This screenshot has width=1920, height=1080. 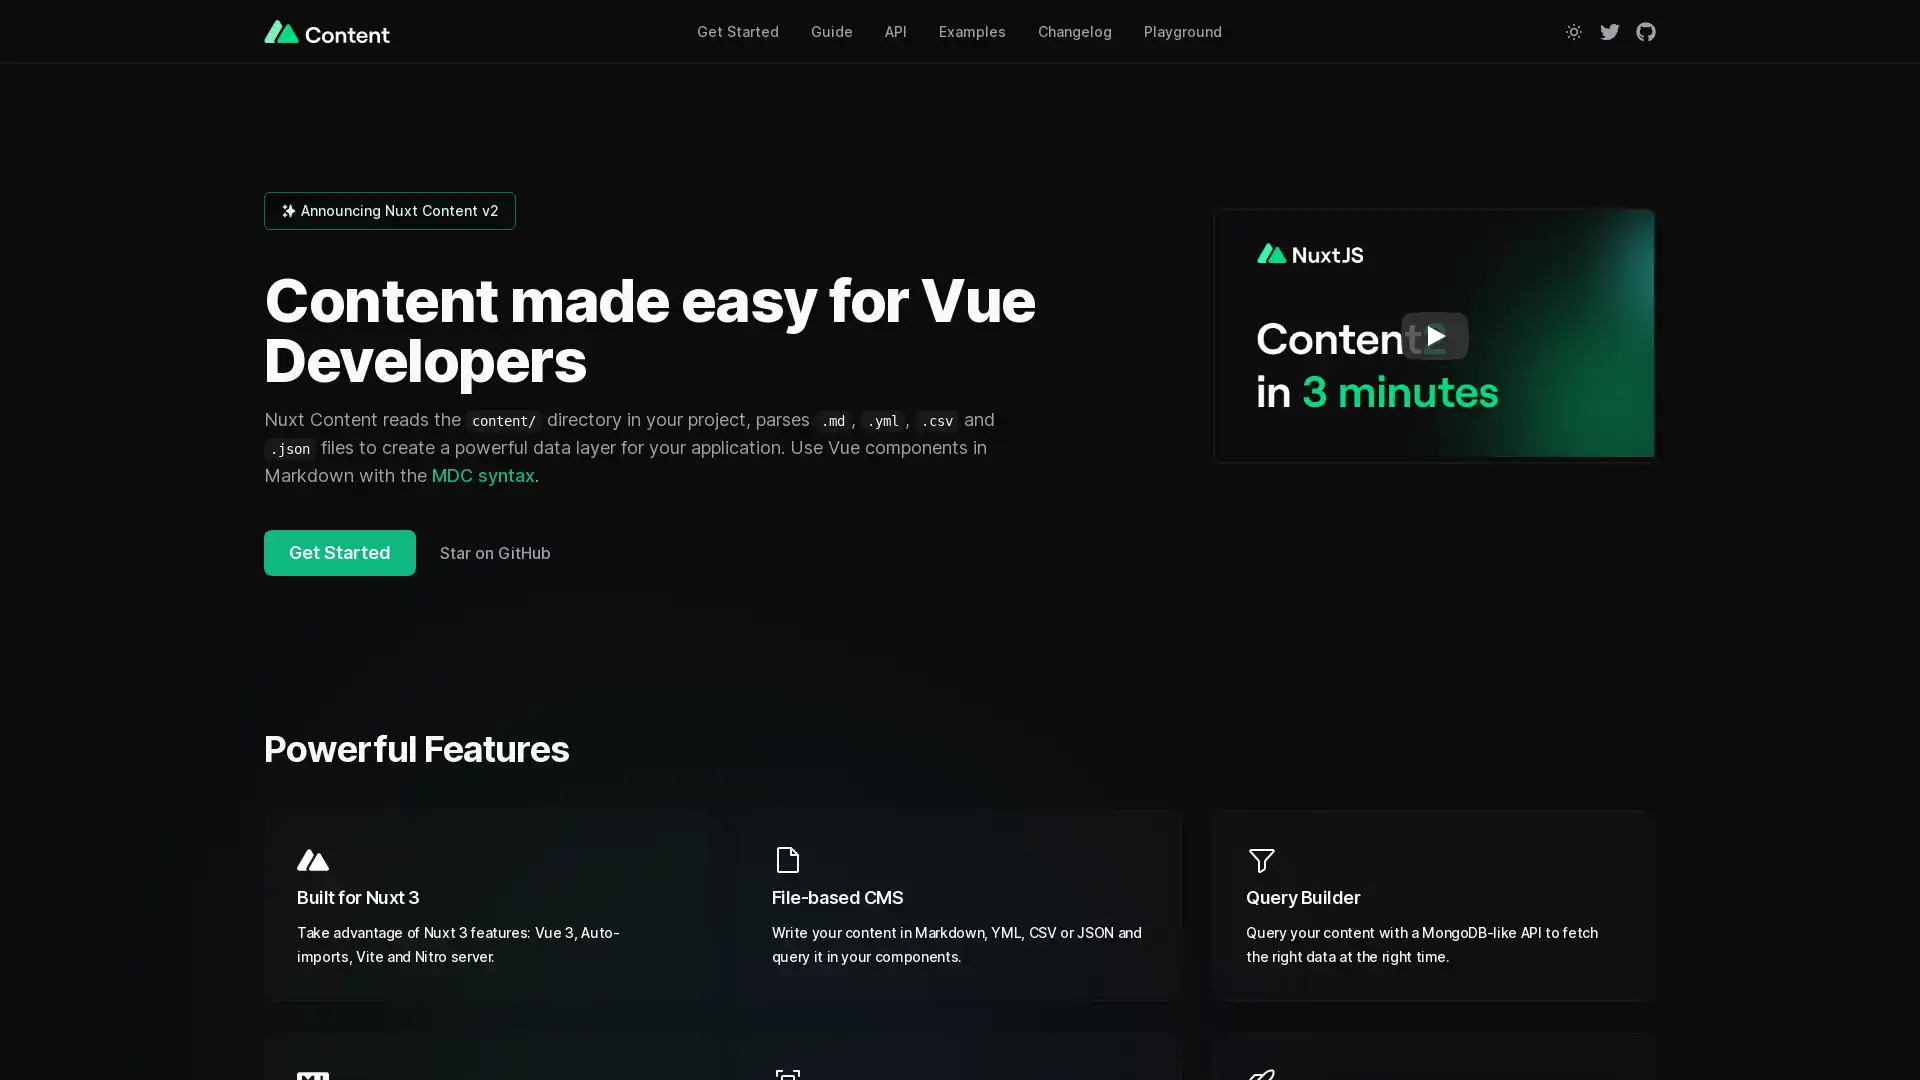 What do you see at coordinates (1573, 30) in the screenshot?
I see `Color Mode` at bounding box center [1573, 30].